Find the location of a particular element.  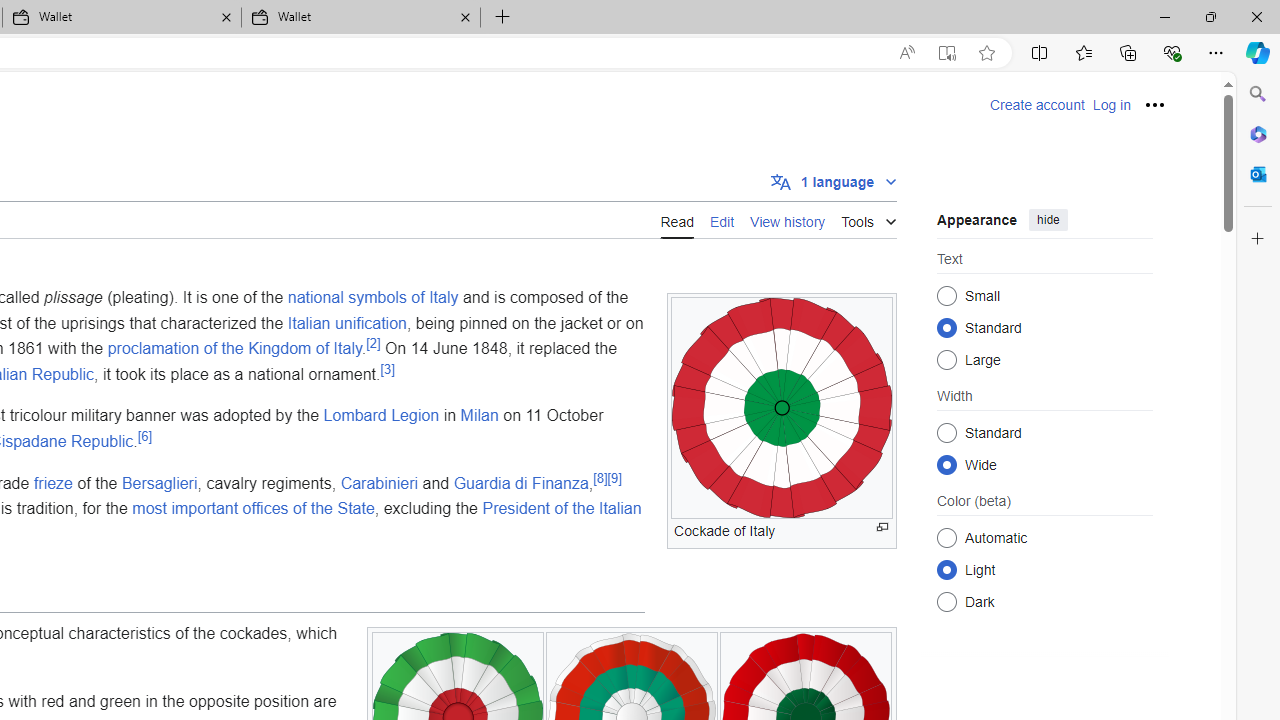

'Light' is located at coordinates (946, 569).